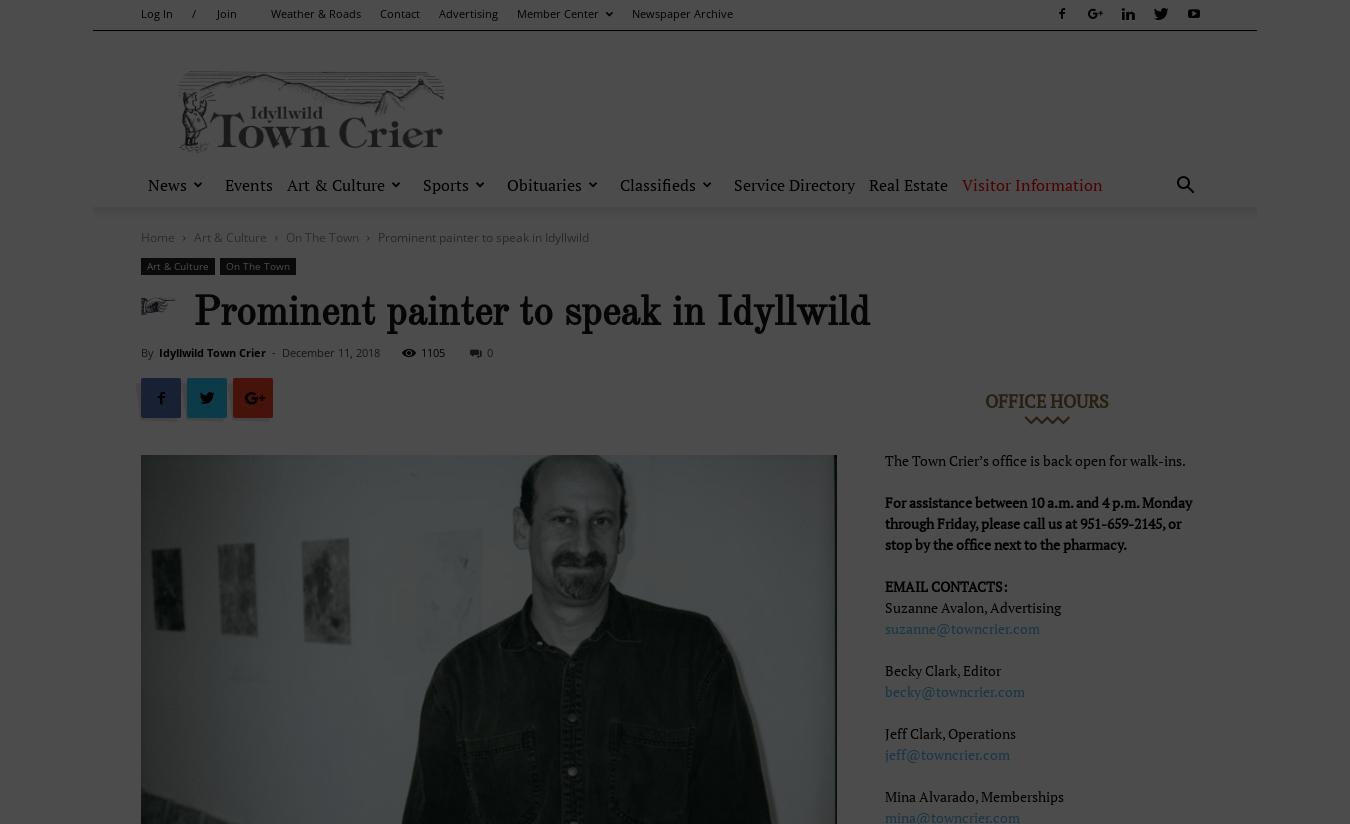  Describe the element at coordinates (212, 351) in the screenshot. I see `'Idyllwild Town Crier'` at that location.